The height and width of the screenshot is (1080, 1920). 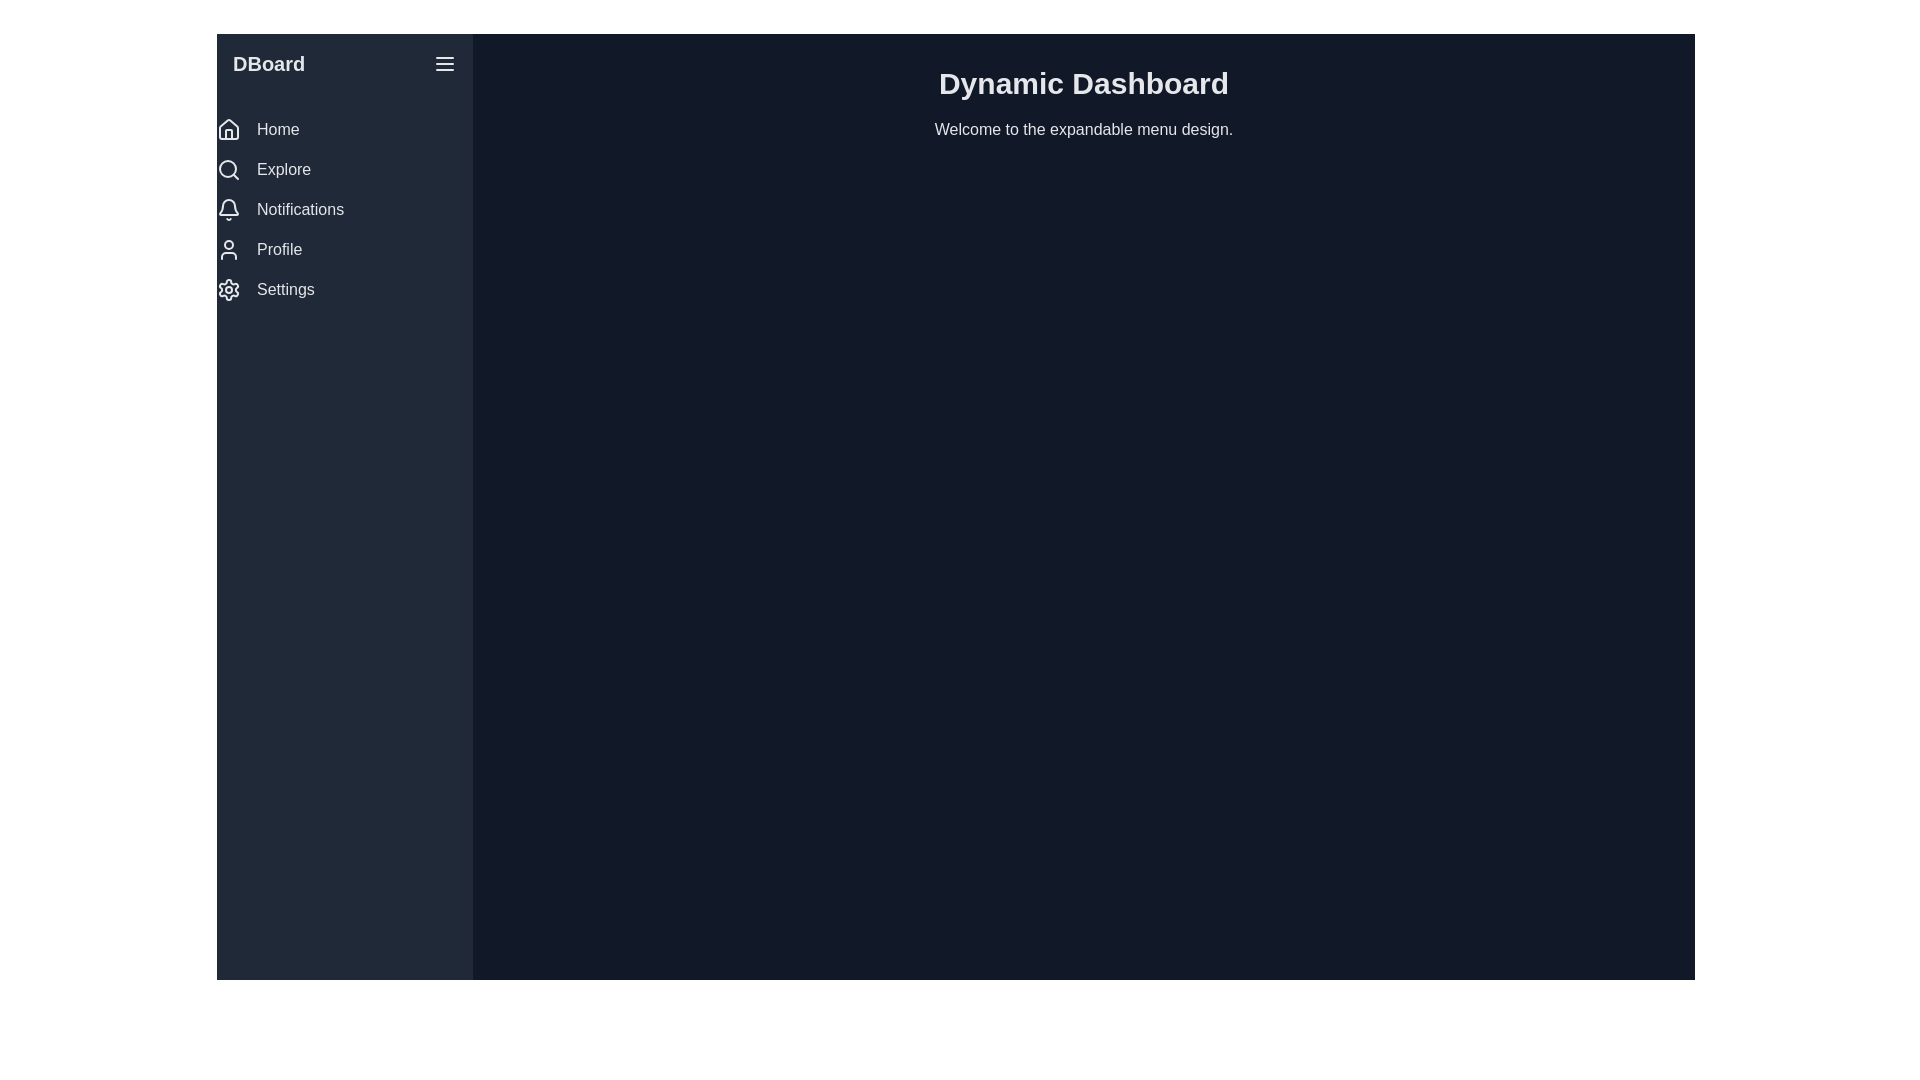 What do you see at coordinates (1083, 130) in the screenshot?
I see `the Text label that provides context or information in the user interface, positioned below the header text 'Dynamic Dashboard'` at bounding box center [1083, 130].